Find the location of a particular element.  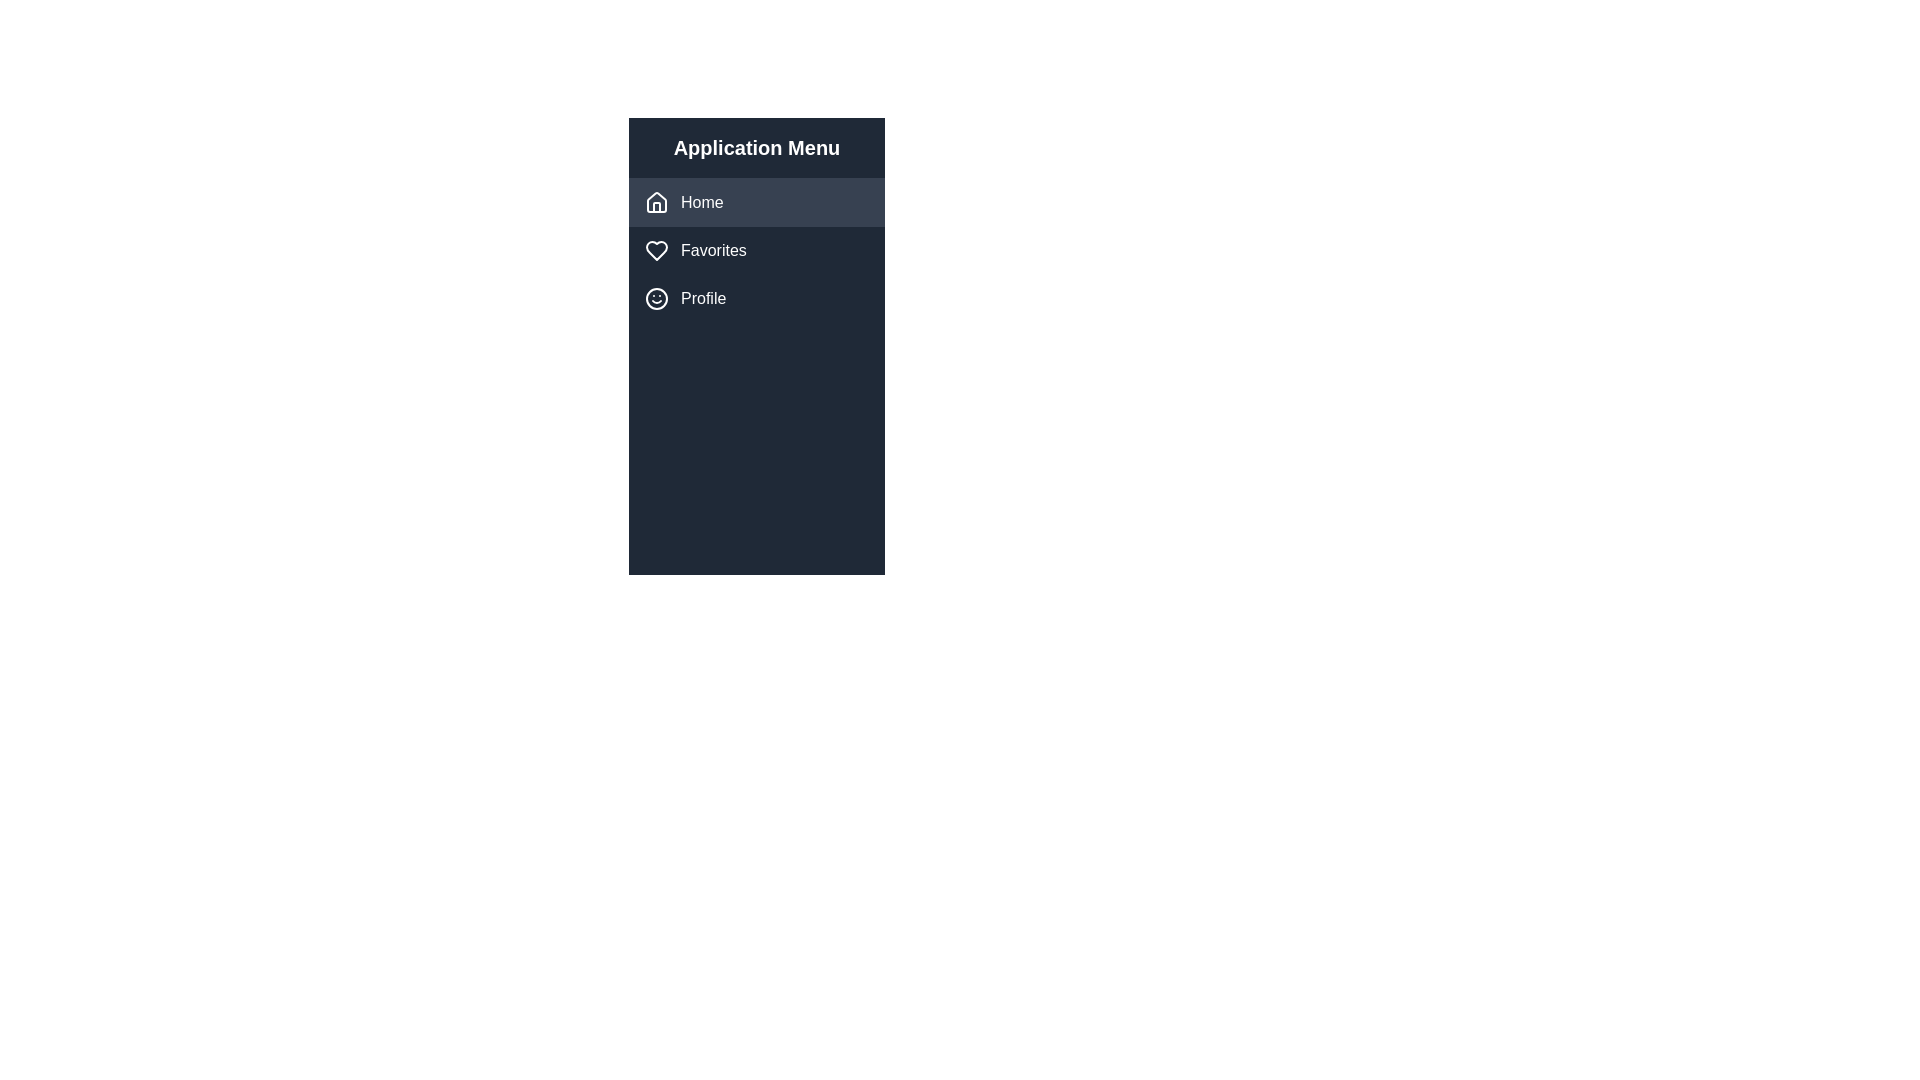

the heart-shaped icon in the vertical menu adjacent to 'Favorites' is located at coordinates (657, 249).